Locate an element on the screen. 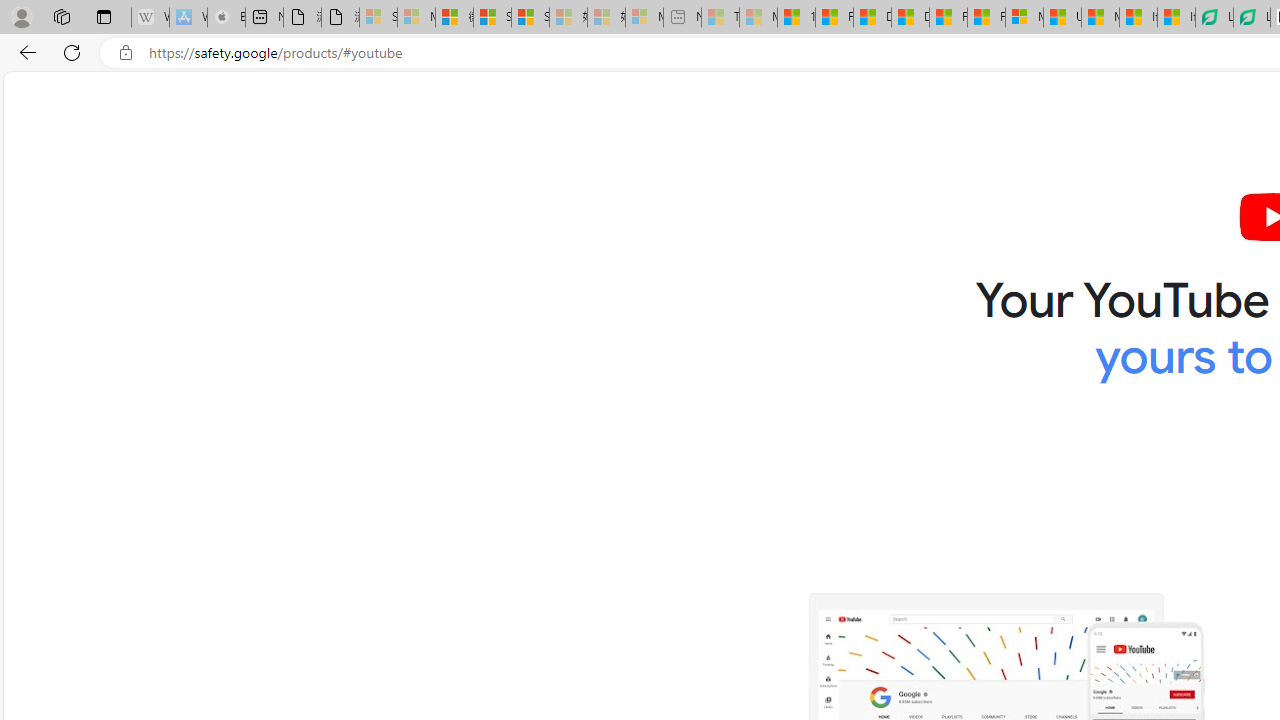 Image resolution: width=1280 pixels, height=720 pixels. 'Food and Drink - MSN' is located at coordinates (833, 17).